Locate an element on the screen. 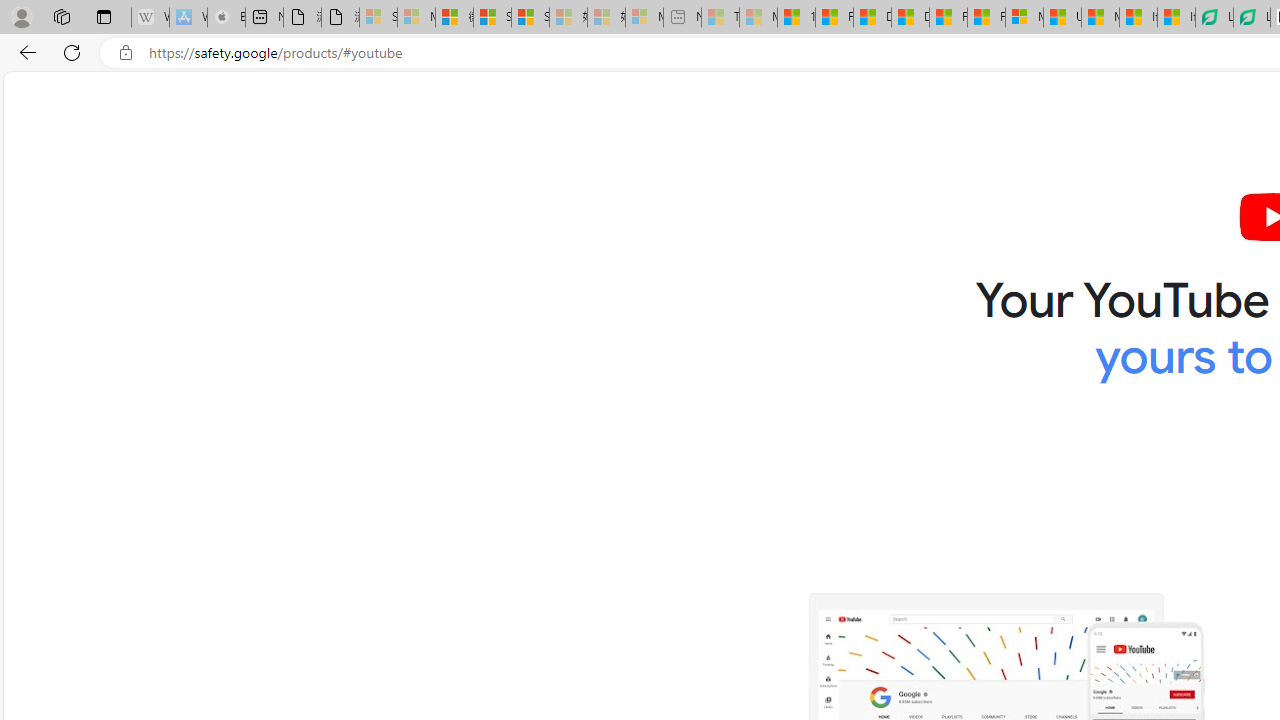 Image resolution: width=1280 pixels, height=720 pixels. 'Food and Drink - MSN' is located at coordinates (833, 17).